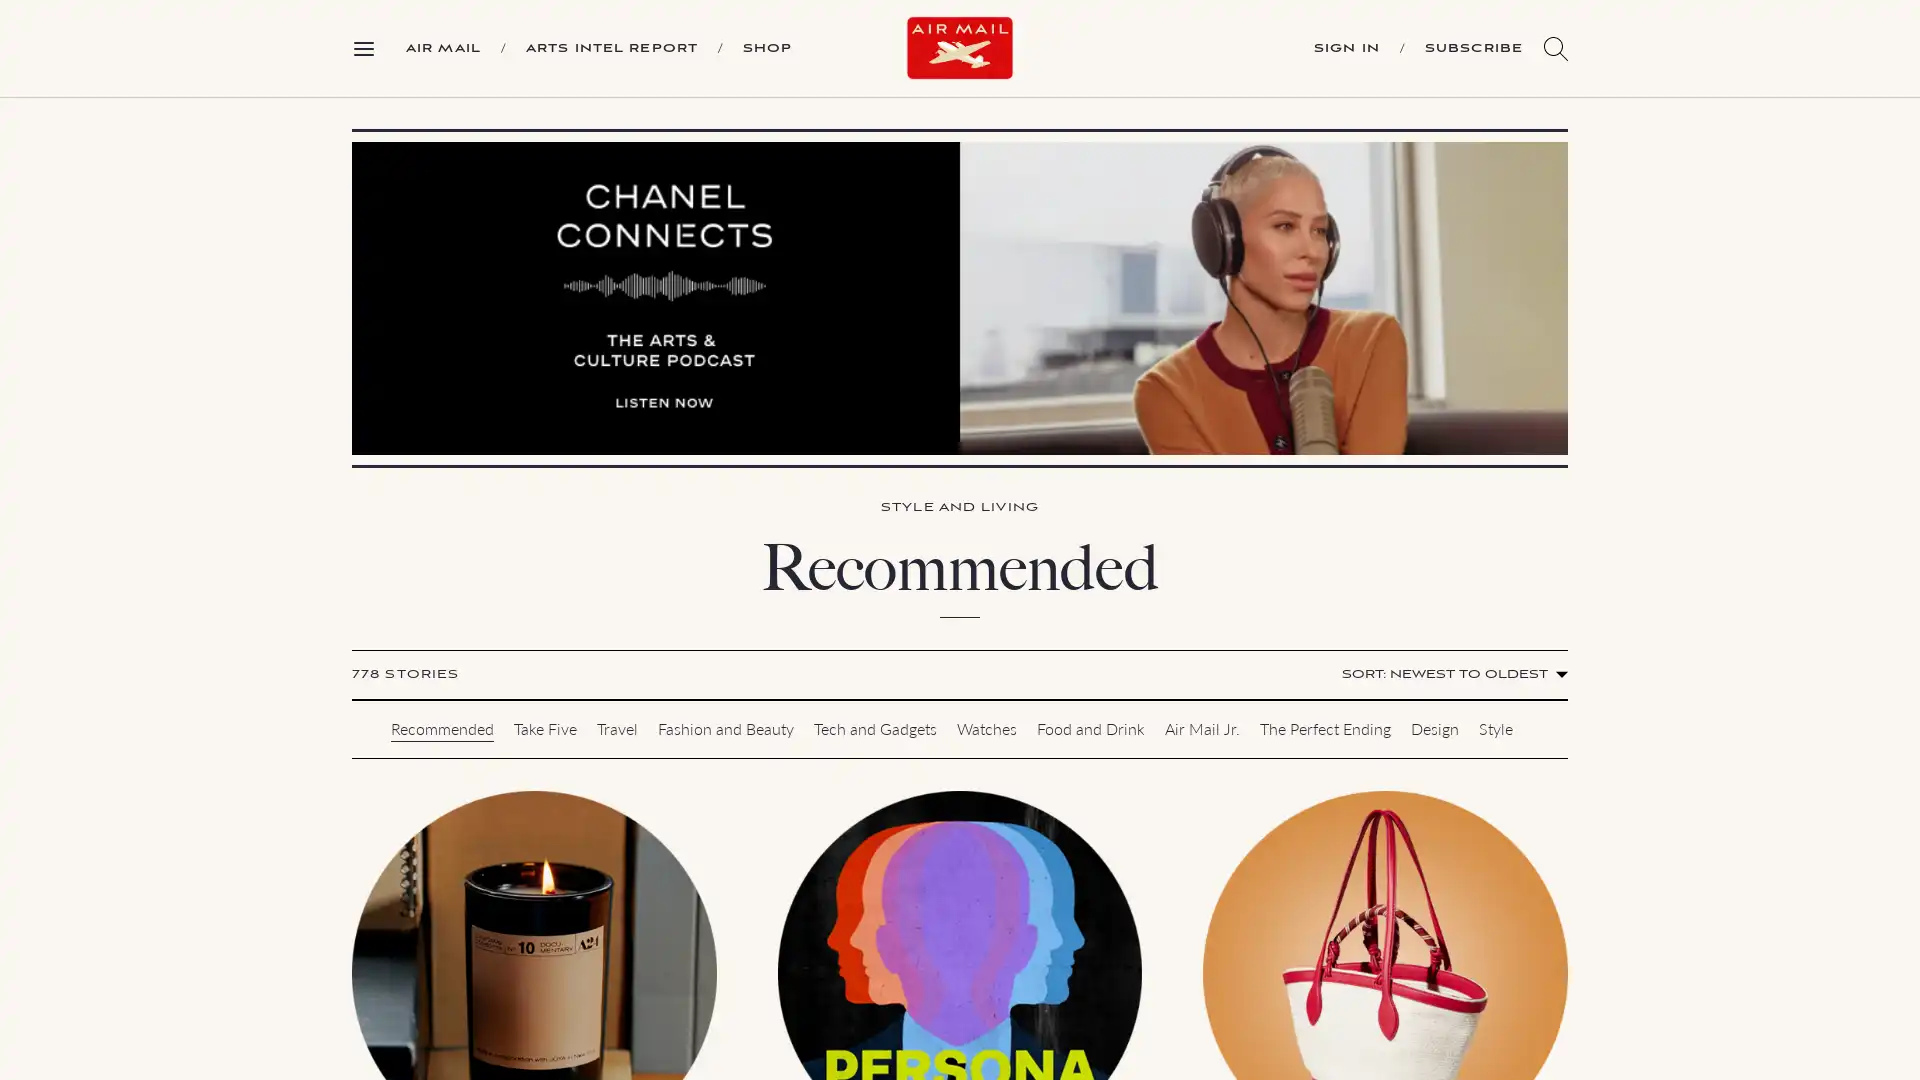  Describe the element at coordinates (1451, 675) in the screenshot. I see `SORT: NEWEST TO OLDEST` at that location.